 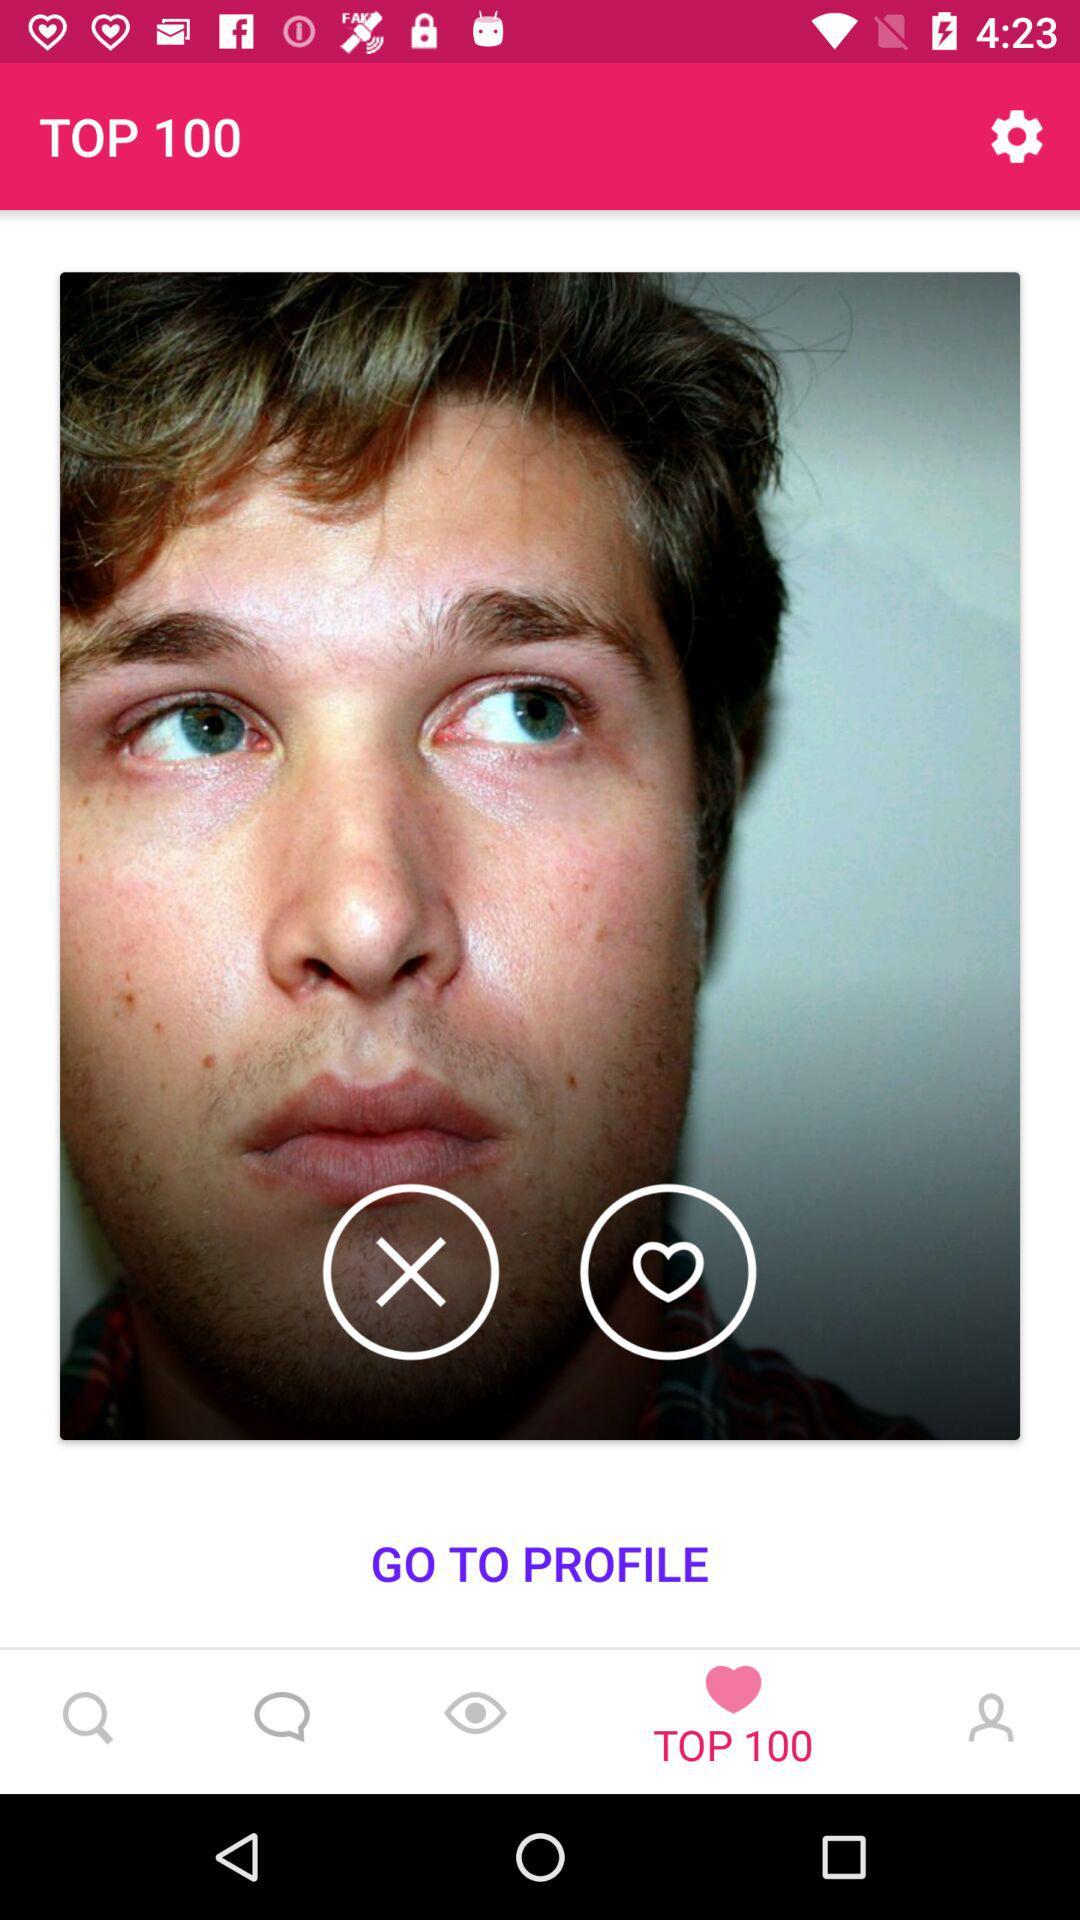 What do you see at coordinates (986, 1721) in the screenshot?
I see `the avatar icon` at bounding box center [986, 1721].